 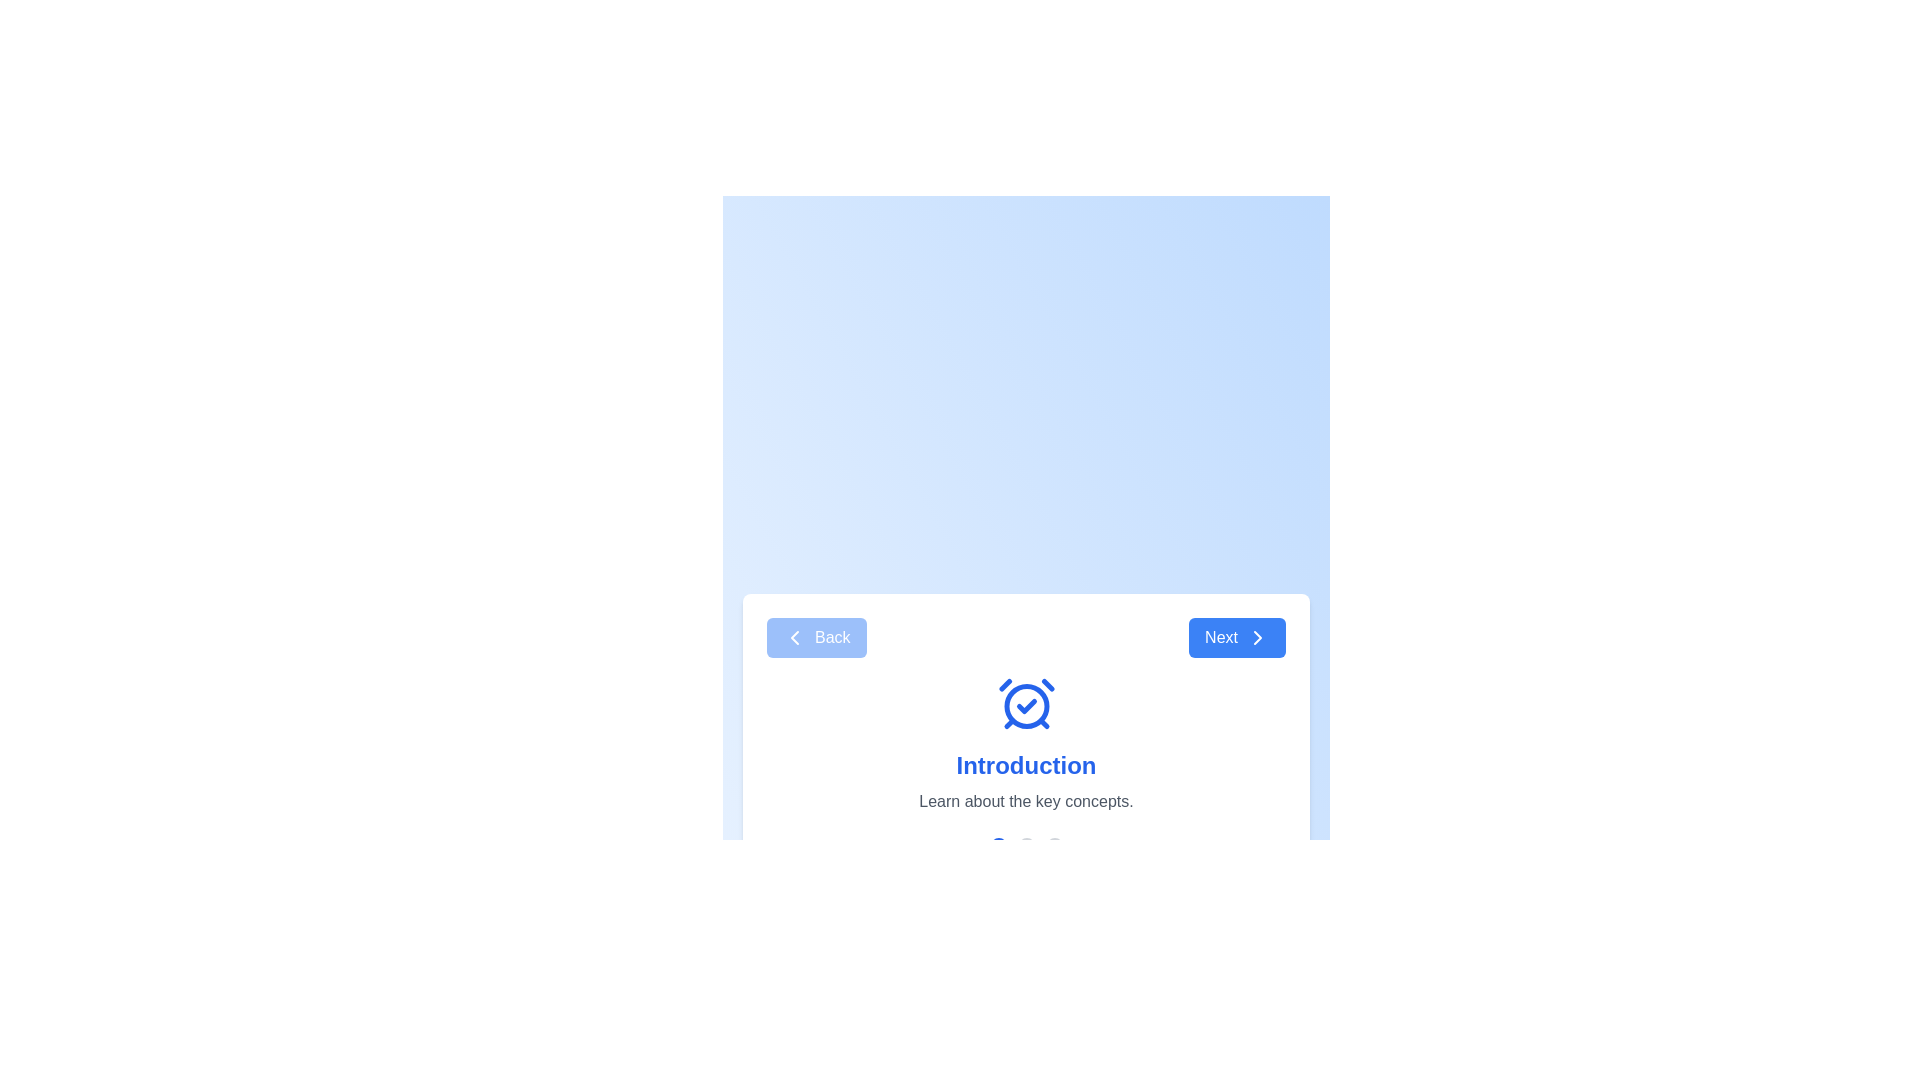 I want to click on the step indicator for step 3, so click(x=1053, y=845).